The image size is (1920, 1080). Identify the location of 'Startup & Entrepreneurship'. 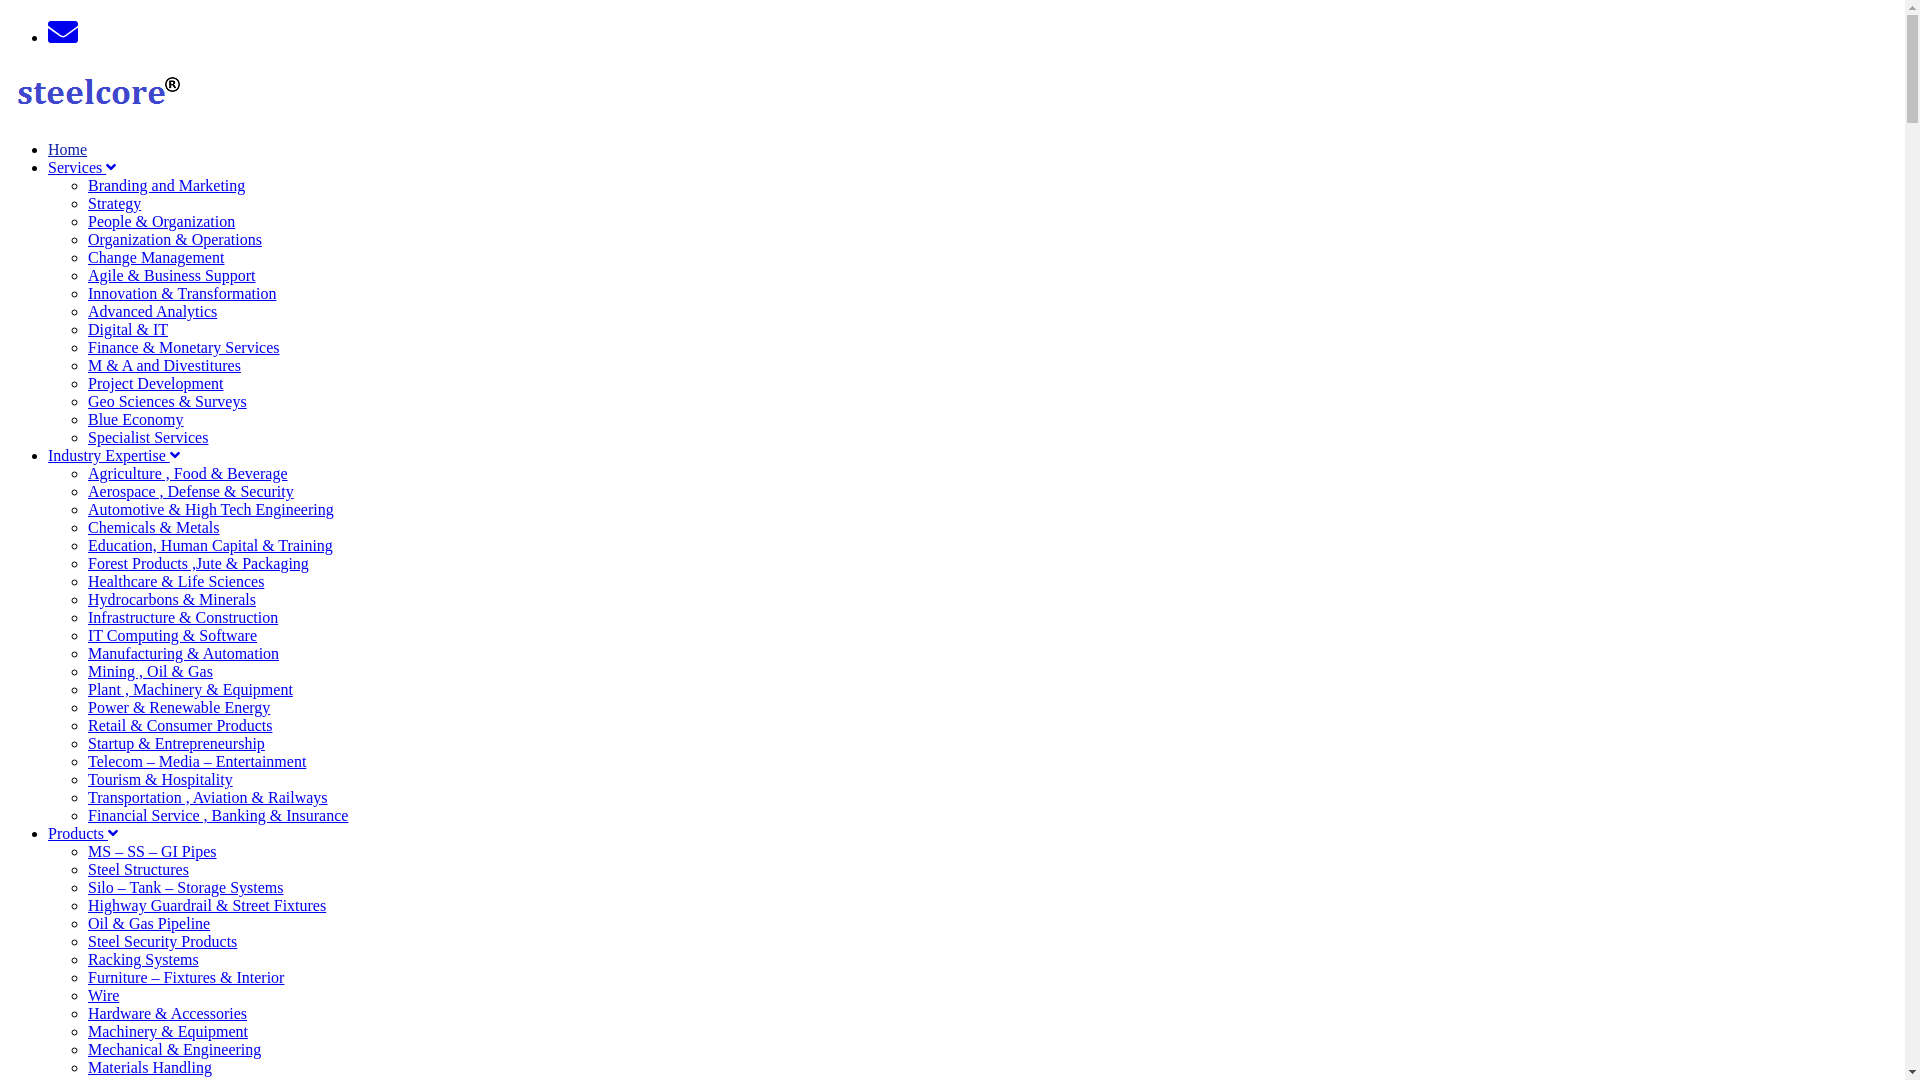
(86, 743).